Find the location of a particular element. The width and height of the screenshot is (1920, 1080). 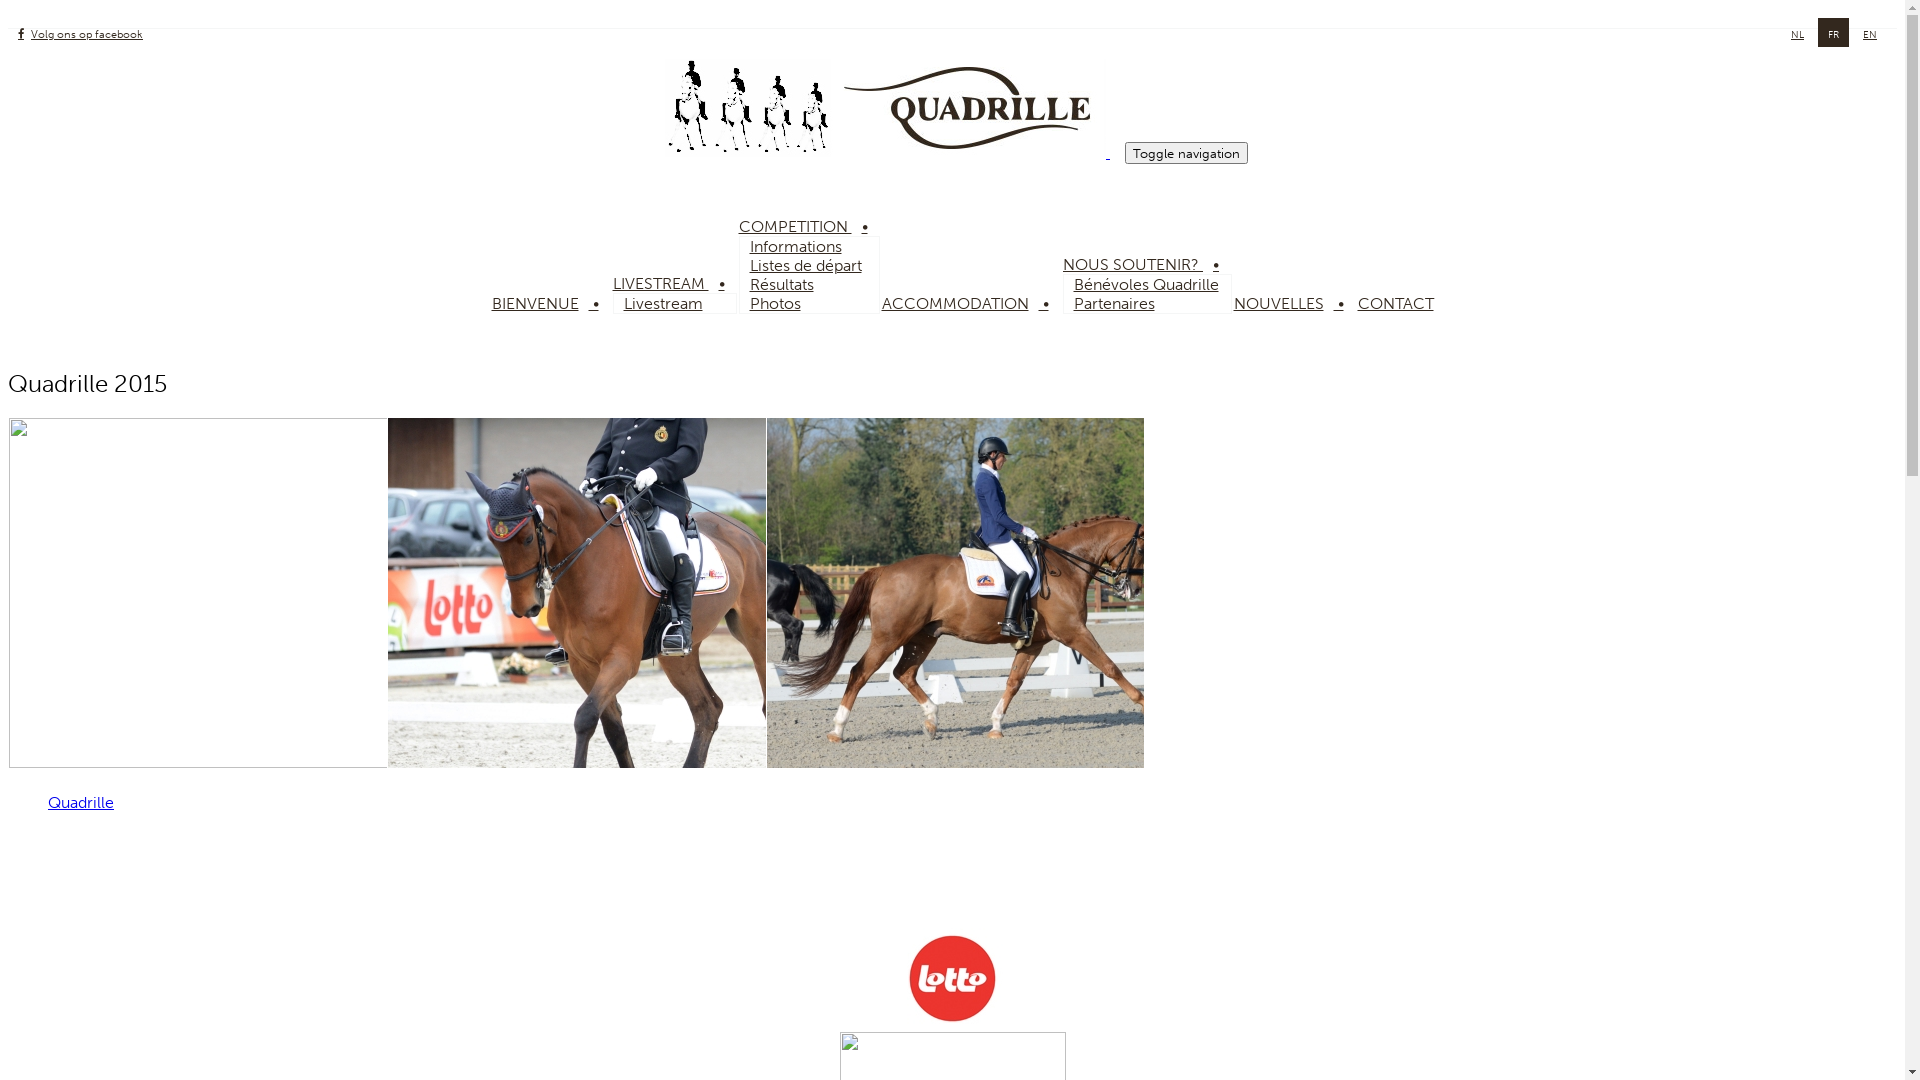

'NOUVELLES' is located at coordinates (1294, 303).